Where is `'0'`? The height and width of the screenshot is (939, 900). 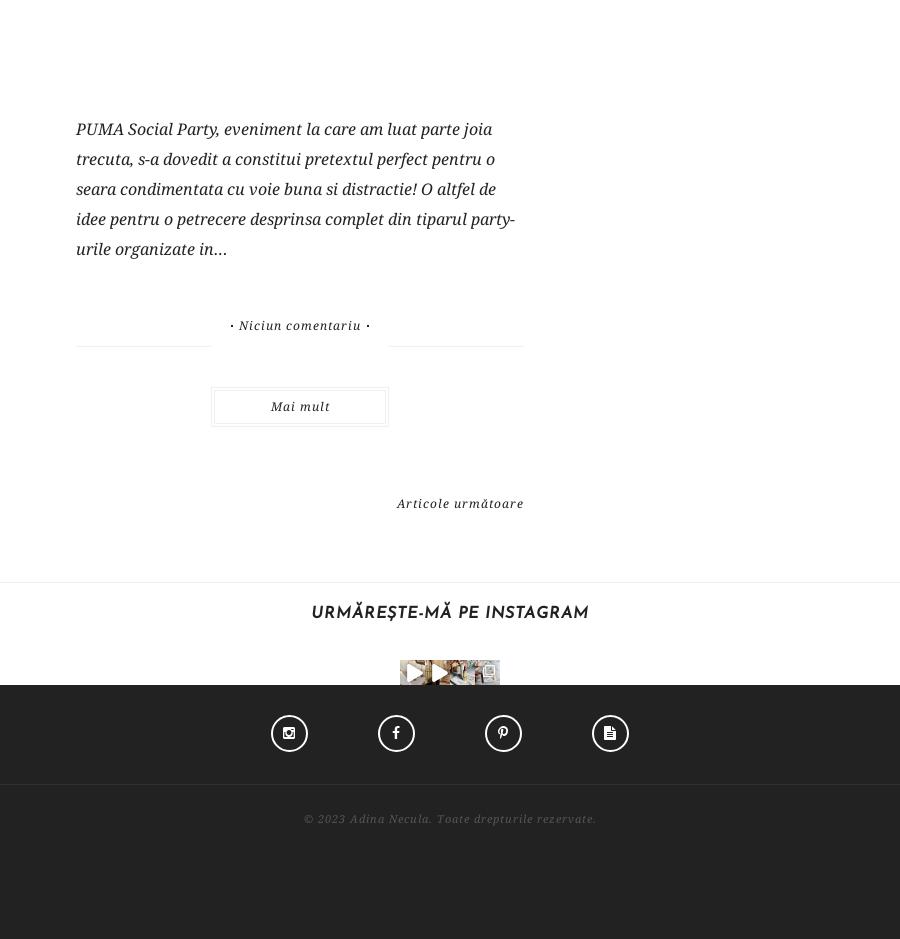 '0' is located at coordinates (525, 741).